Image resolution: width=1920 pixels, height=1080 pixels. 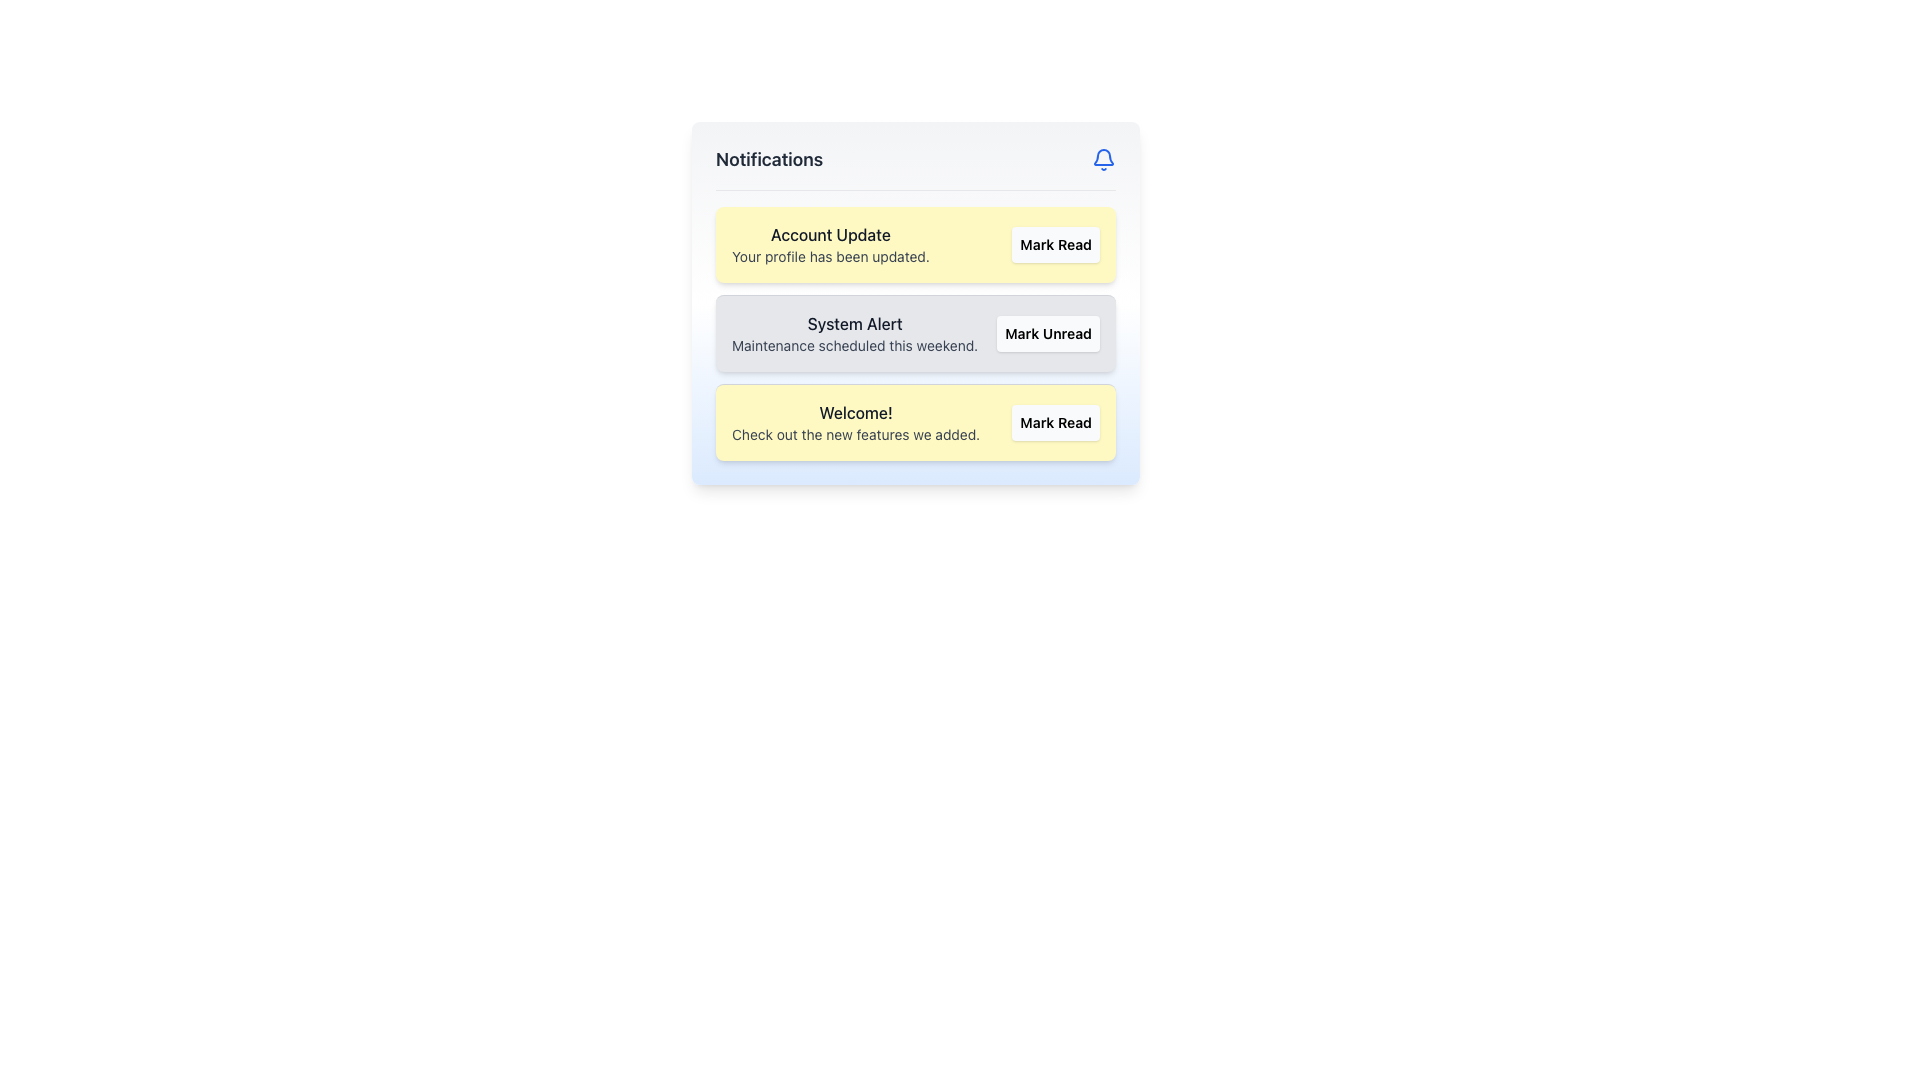 I want to click on the 'Mark Unread' button, which is a small rounded rectangular button with a gray background and bold black text, located in the notification panel to the right of the 'System Alert' notification block, so click(x=1047, y=333).